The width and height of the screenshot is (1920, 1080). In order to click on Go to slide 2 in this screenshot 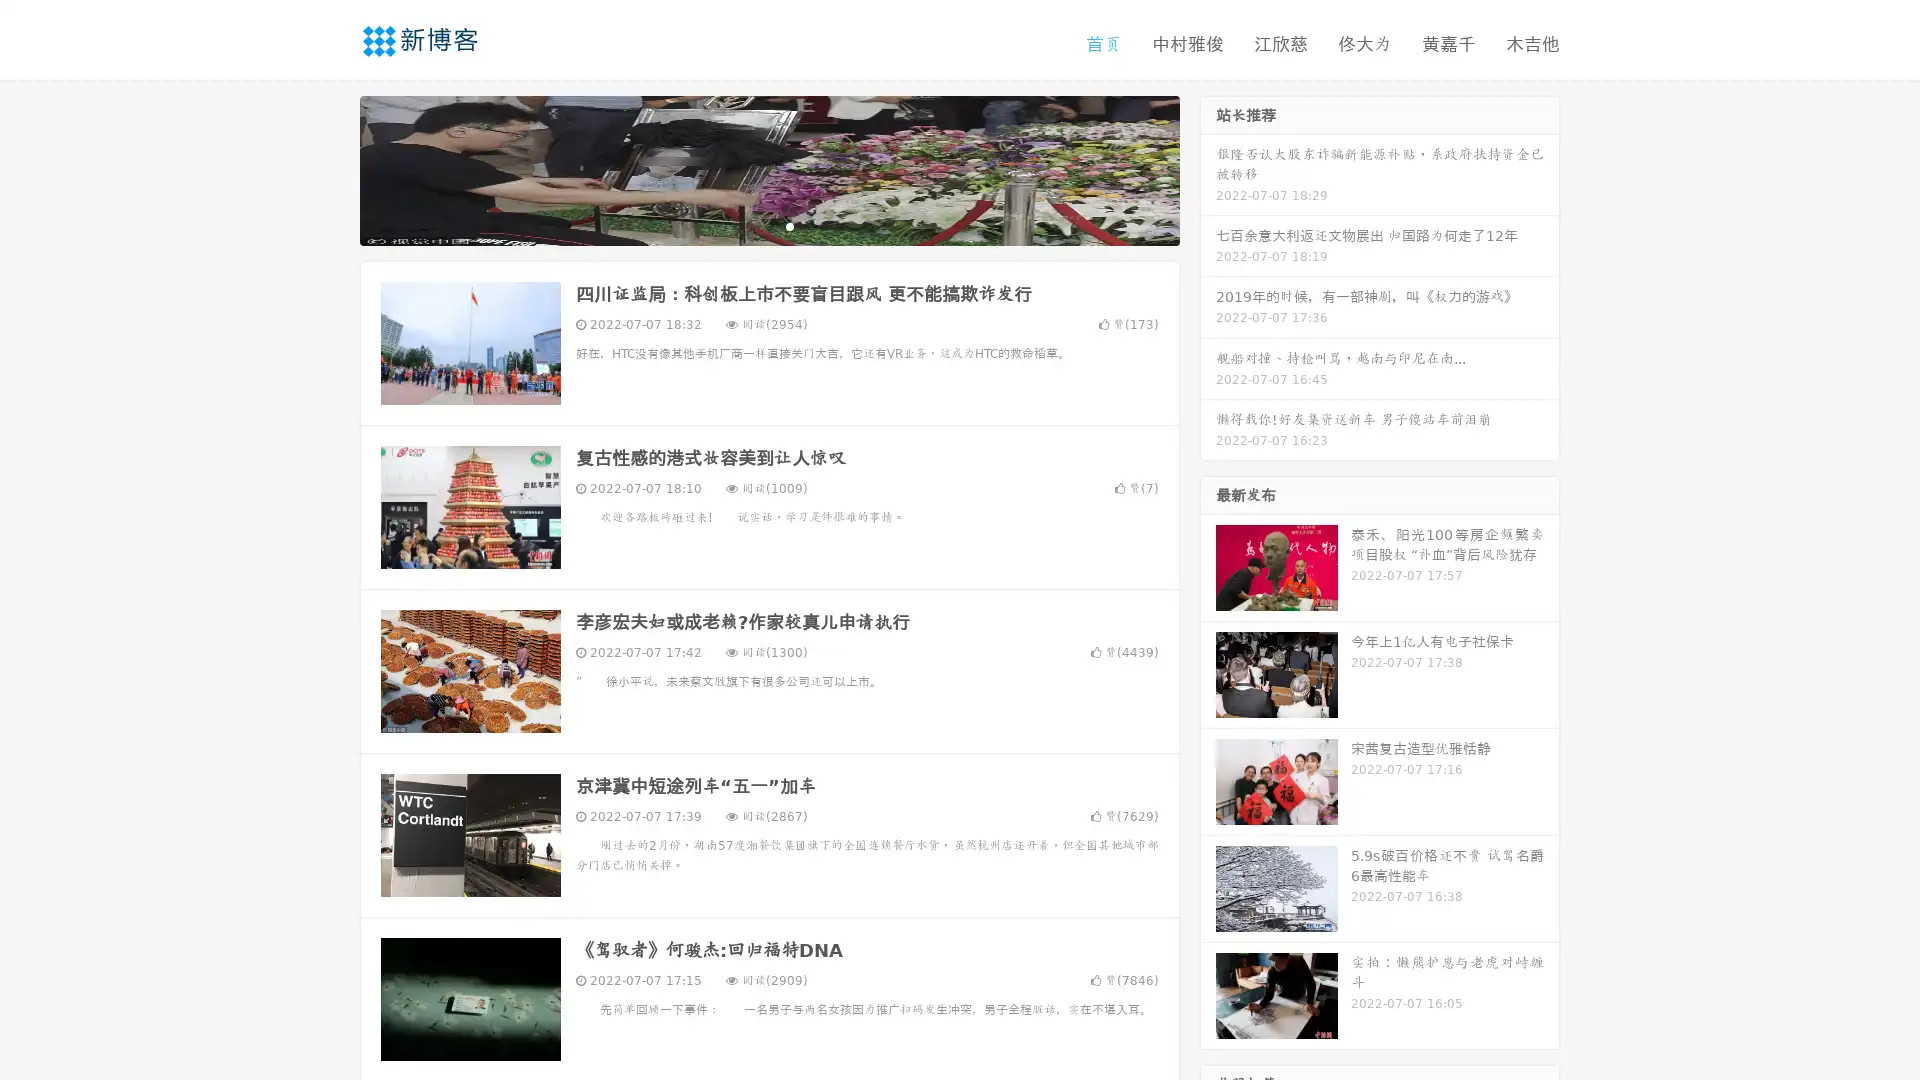, I will do `click(768, 225)`.